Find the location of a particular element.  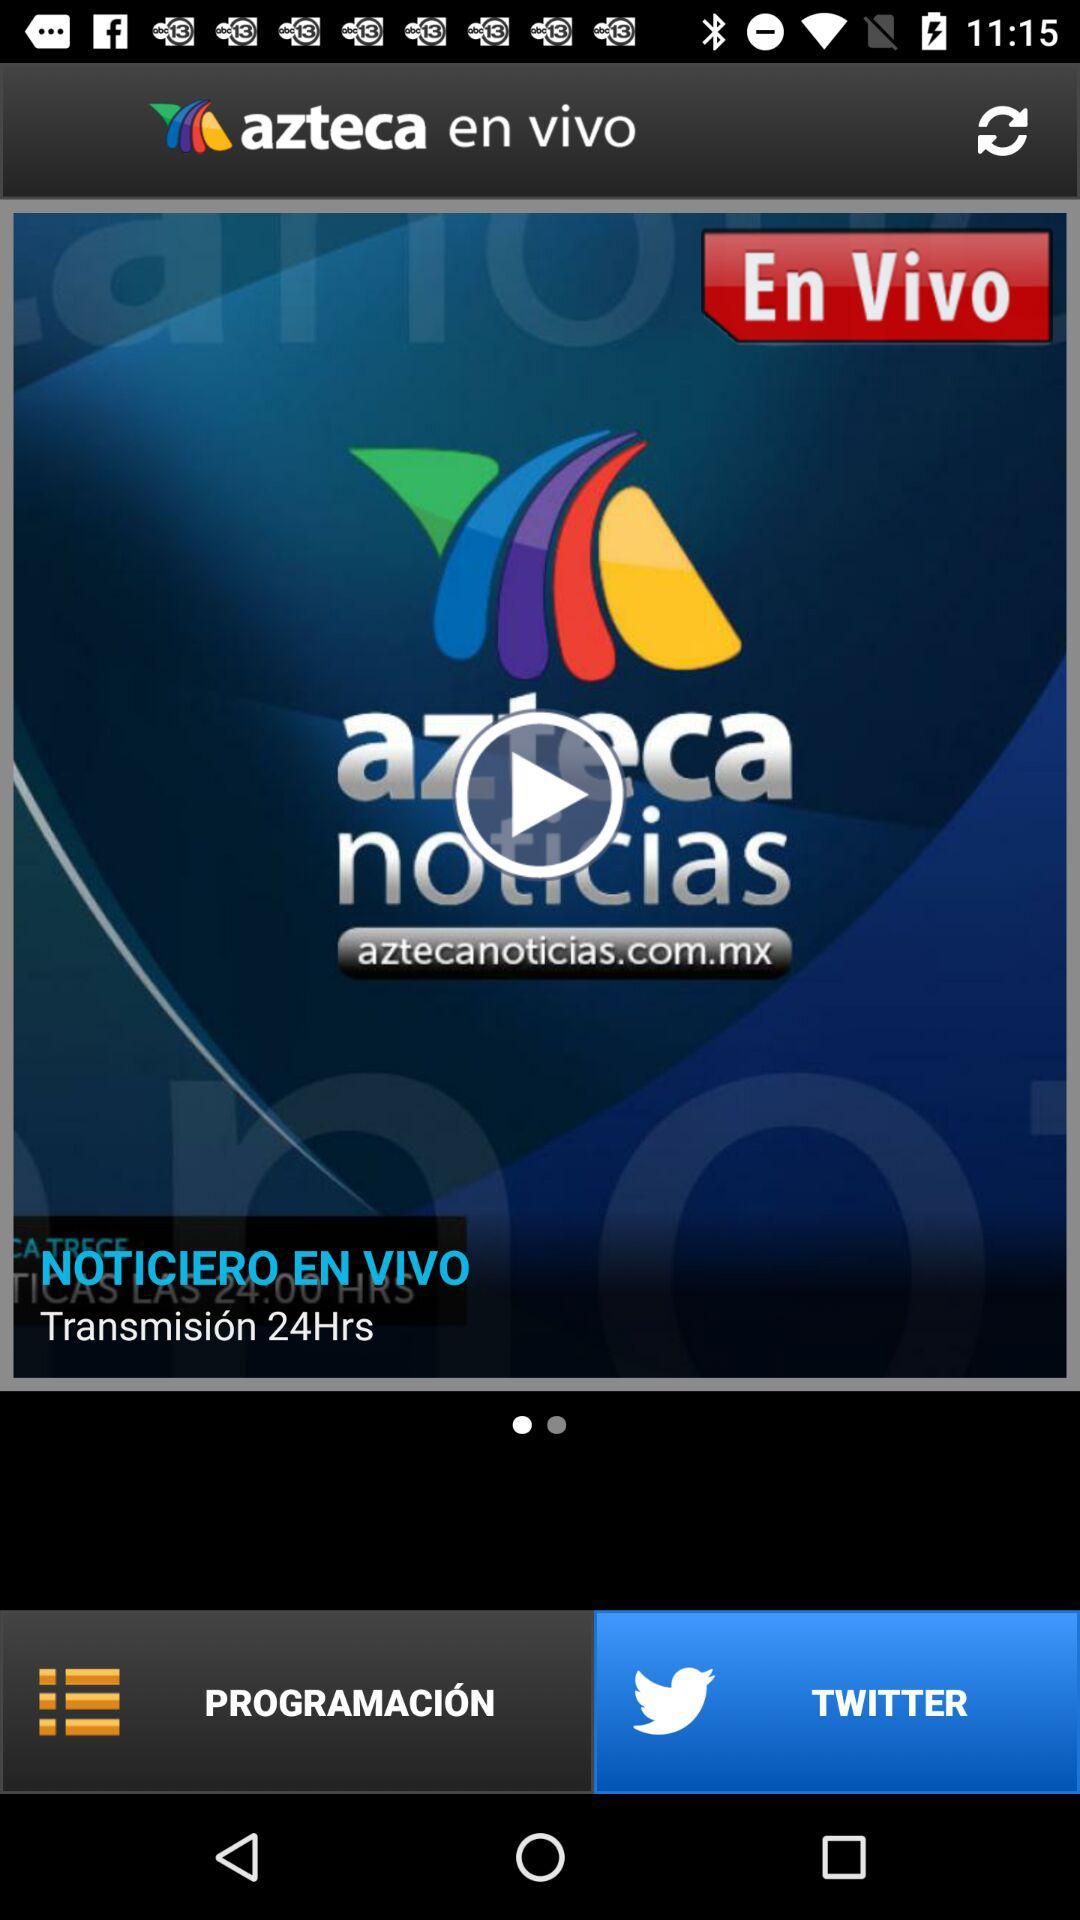

the twitter button is located at coordinates (837, 1701).